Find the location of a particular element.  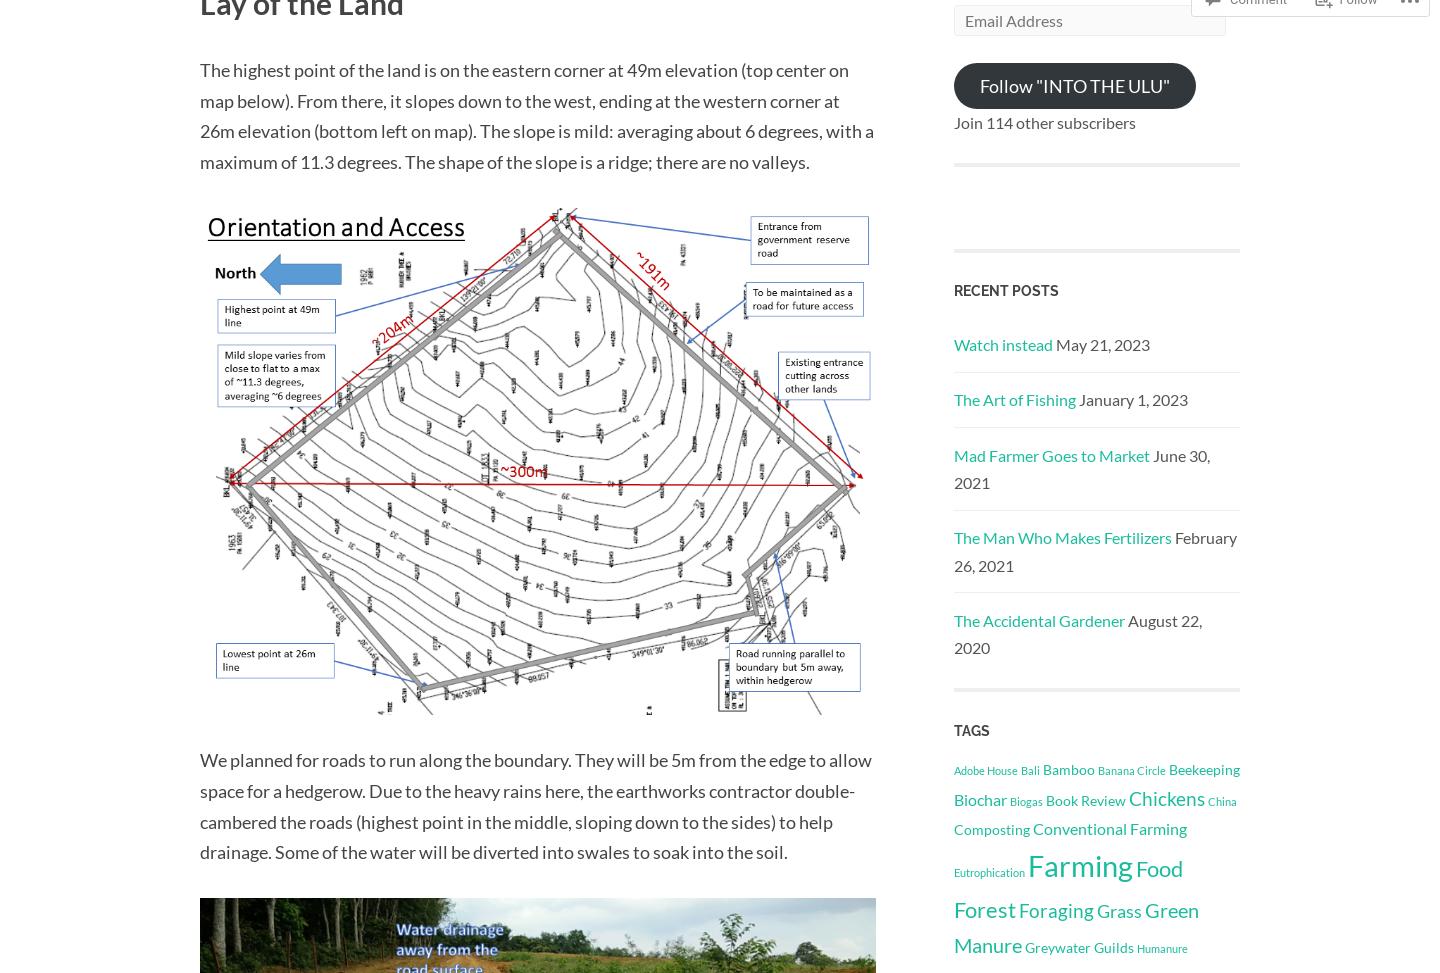

'Watch instead' is located at coordinates (1002, 344).